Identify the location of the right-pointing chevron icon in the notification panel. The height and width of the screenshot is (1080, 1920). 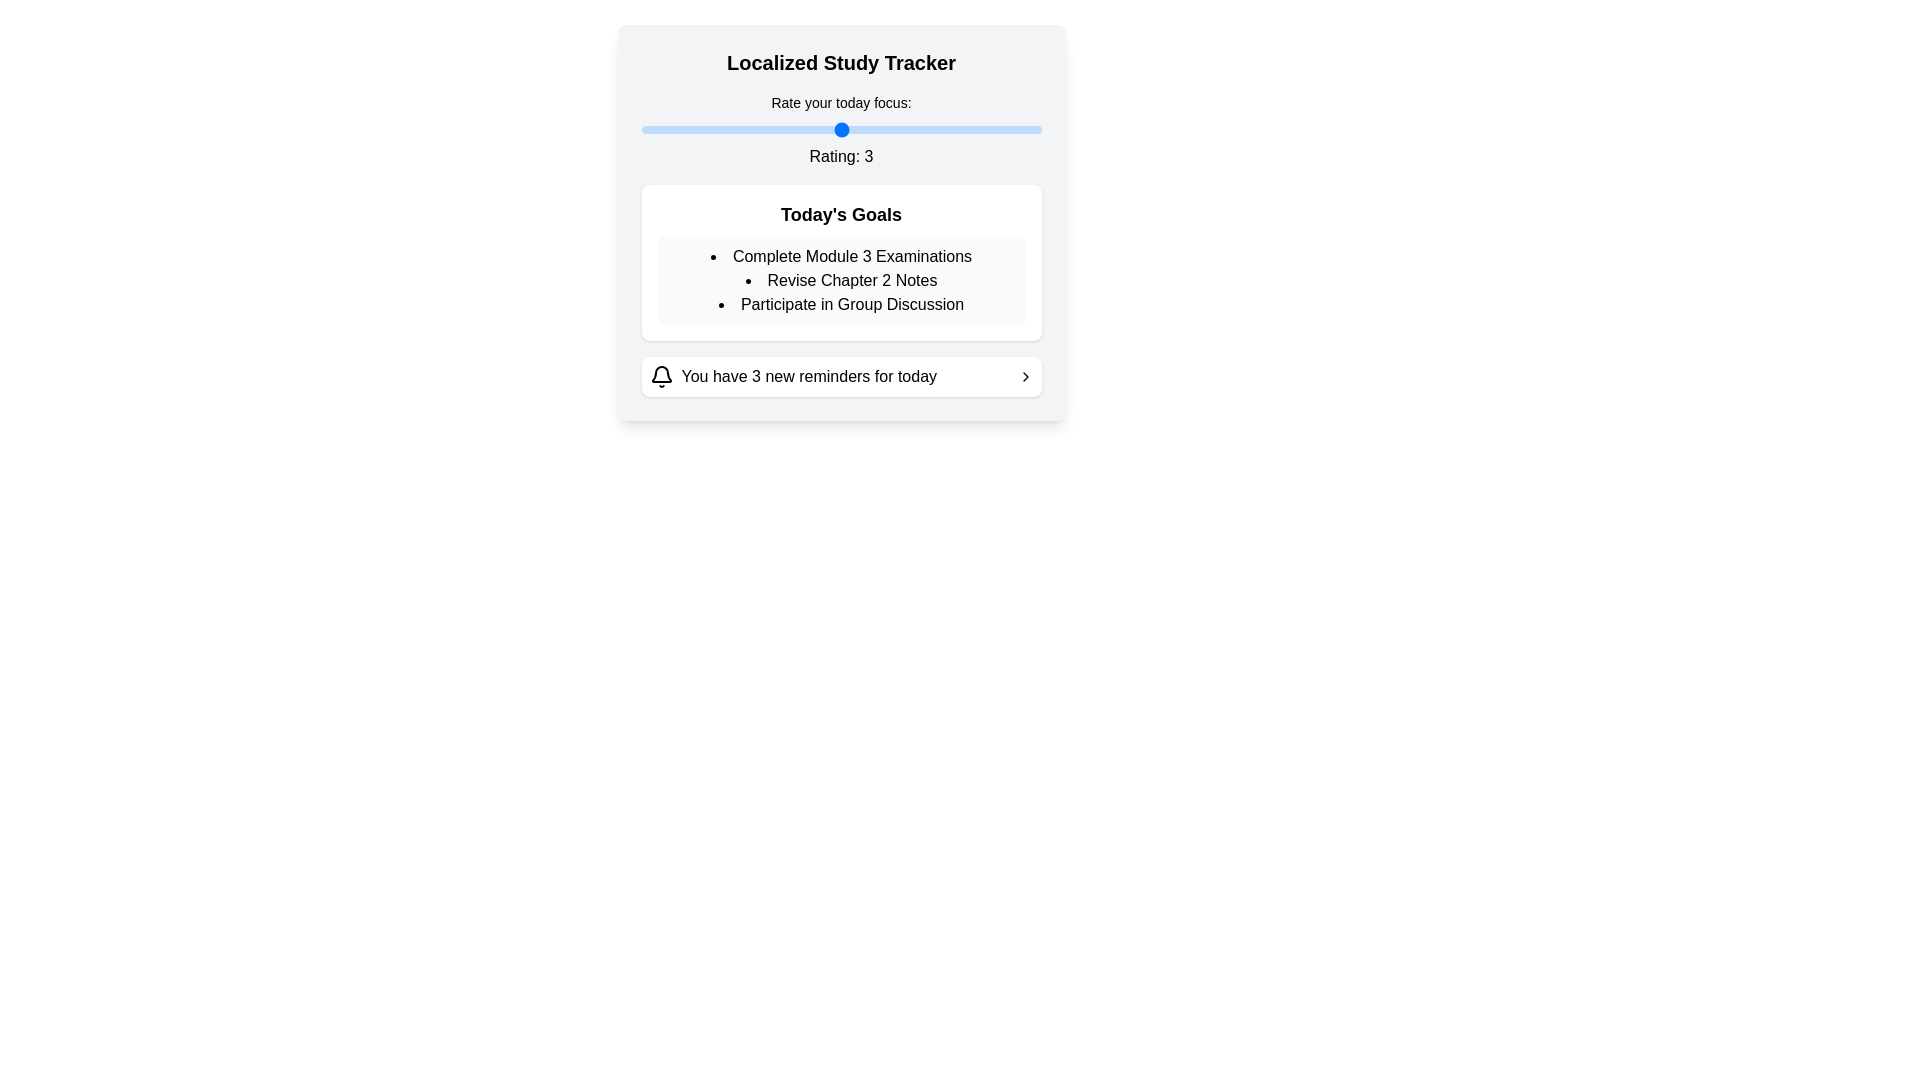
(1025, 377).